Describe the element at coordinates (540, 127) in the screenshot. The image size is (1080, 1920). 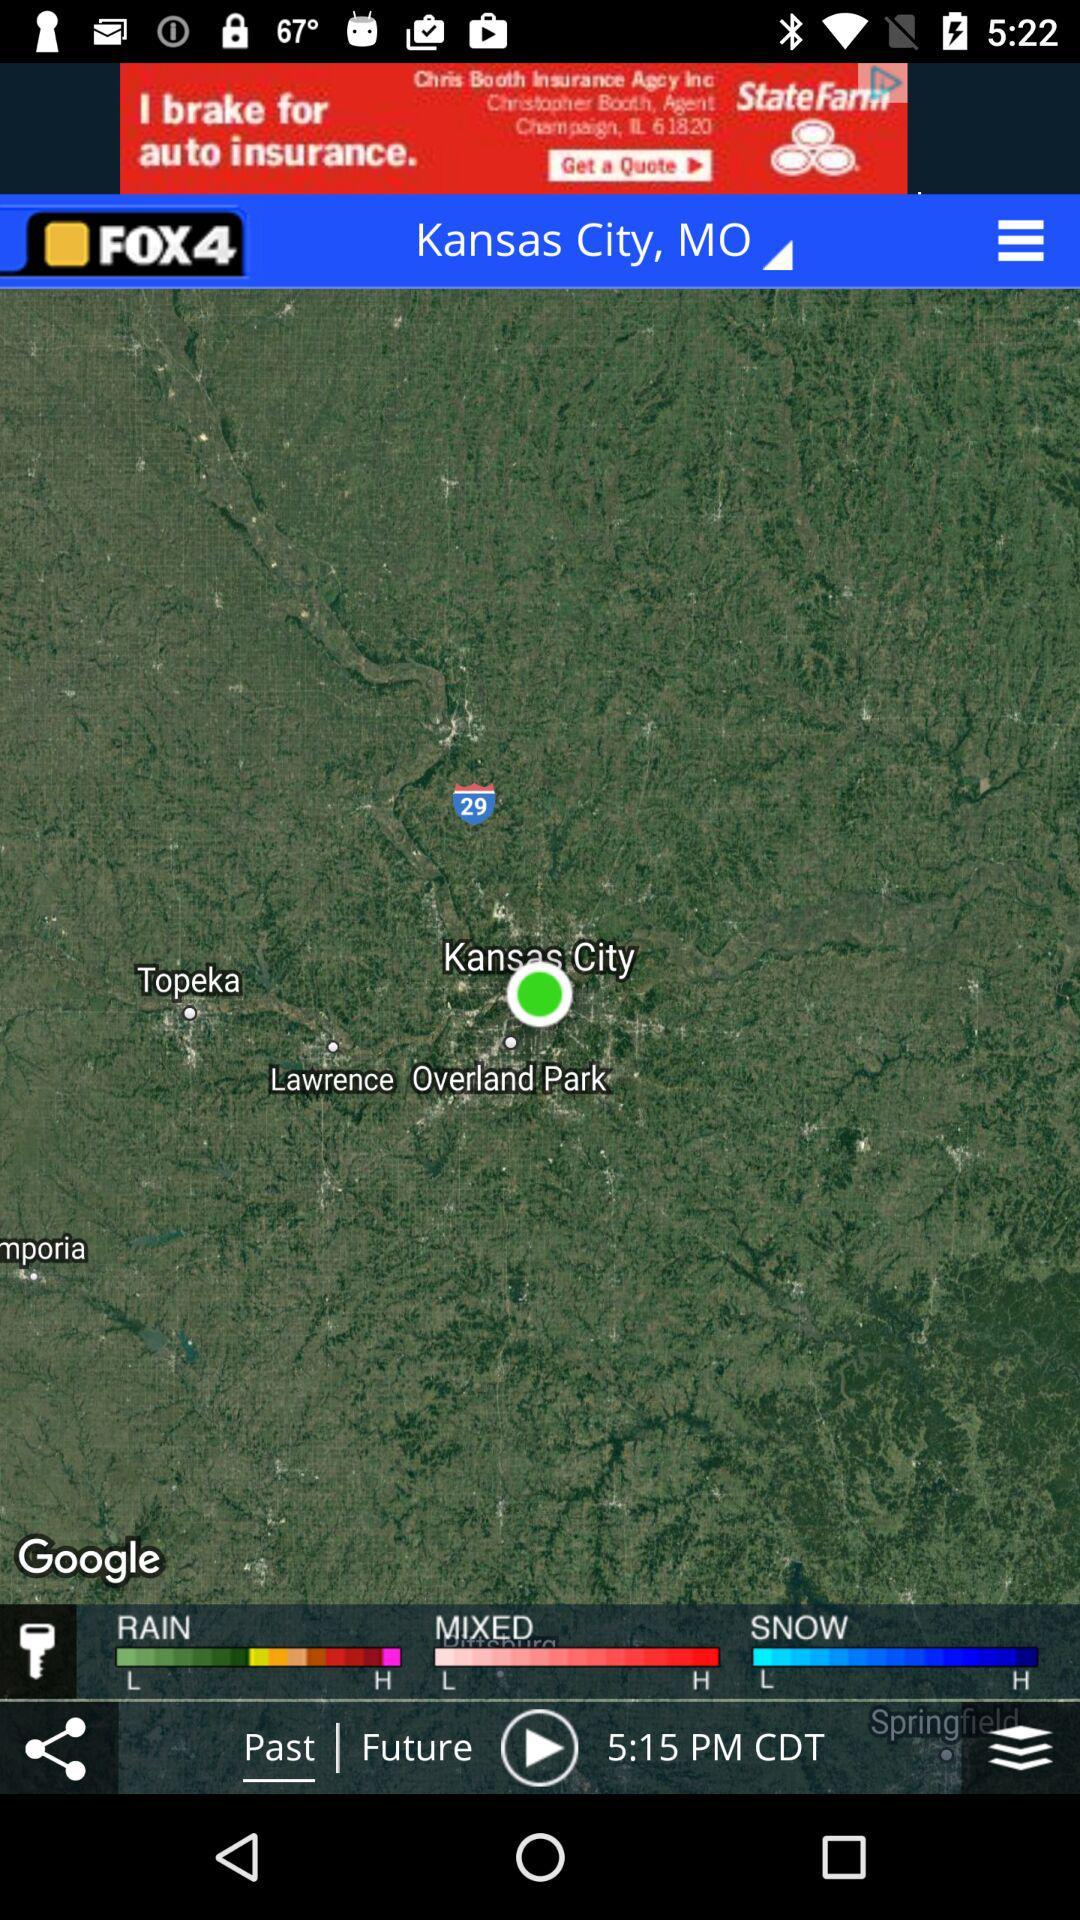
I see `open advertisement` at that location.